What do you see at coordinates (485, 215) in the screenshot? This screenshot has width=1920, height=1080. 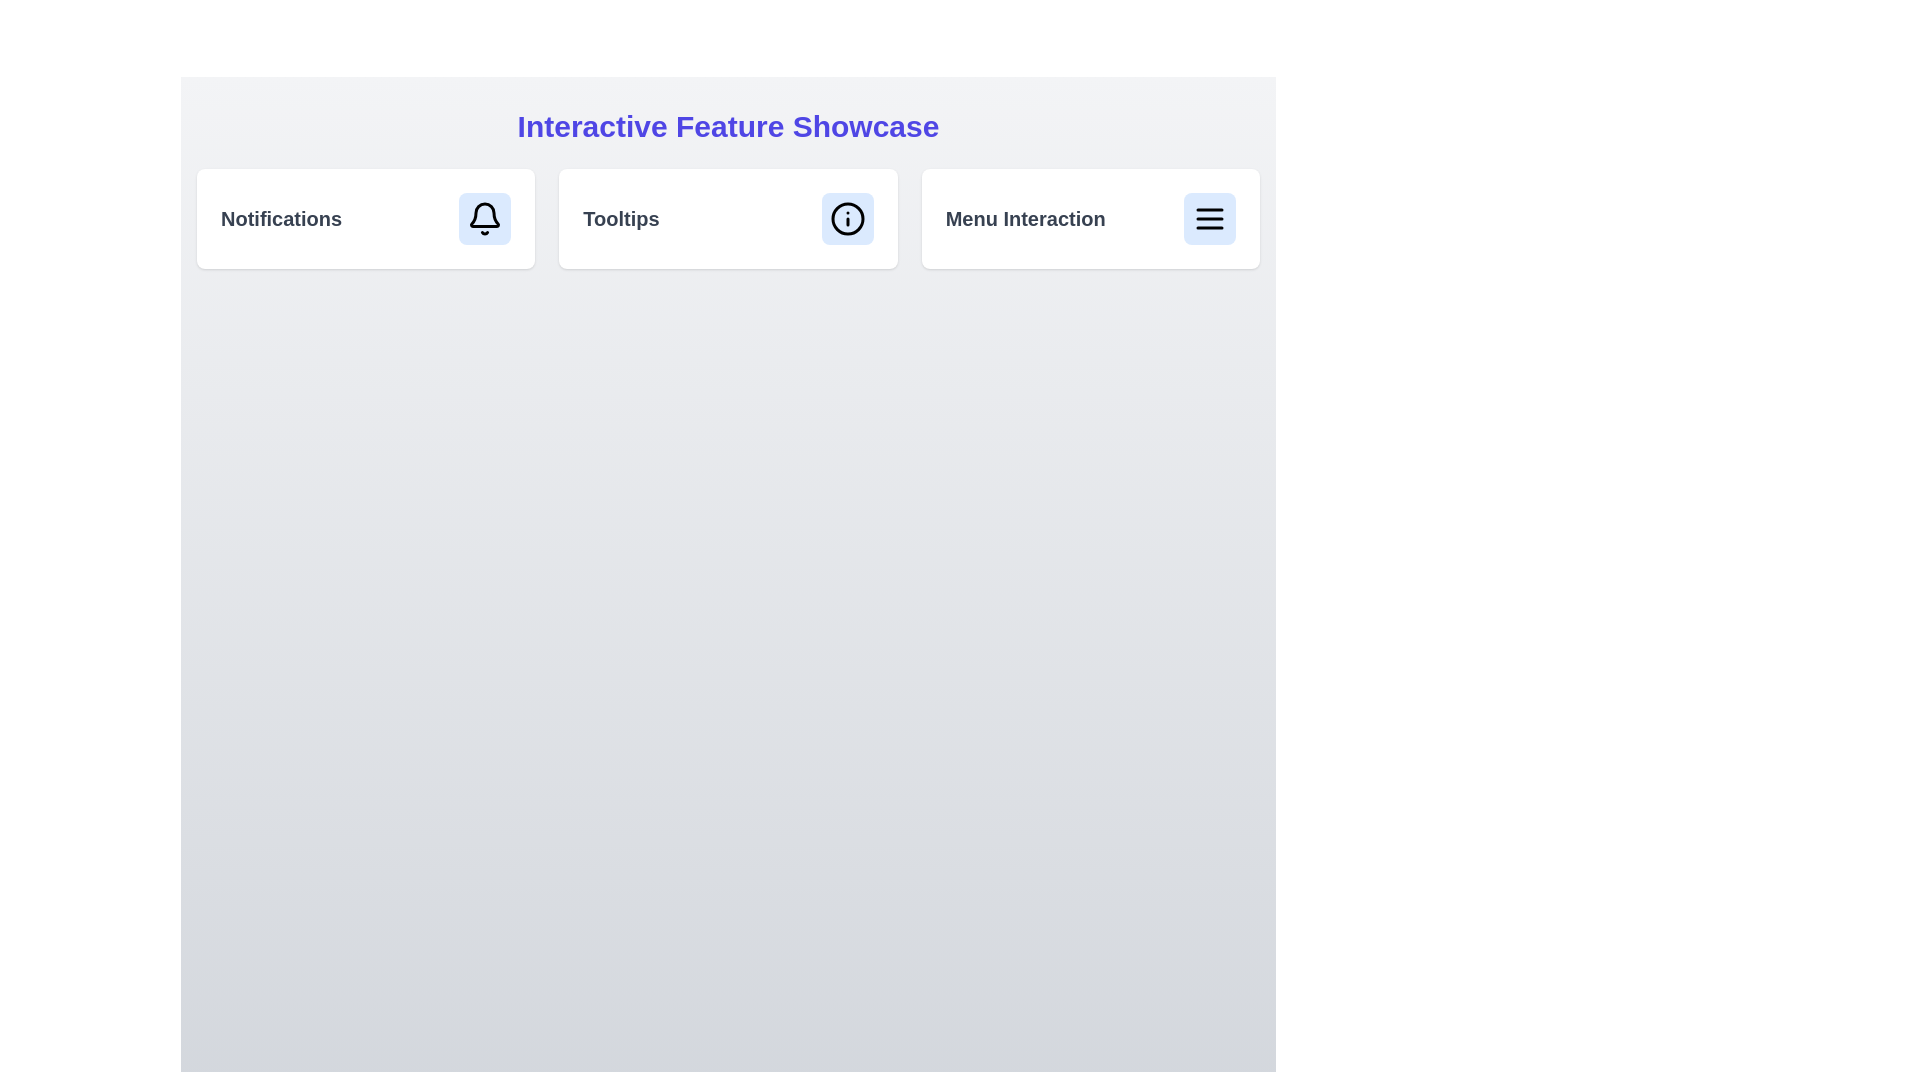 I see `the bell icon within the 'Notifications' button to trigger the tooltip or hover effect` at bounding box center [485, 215].